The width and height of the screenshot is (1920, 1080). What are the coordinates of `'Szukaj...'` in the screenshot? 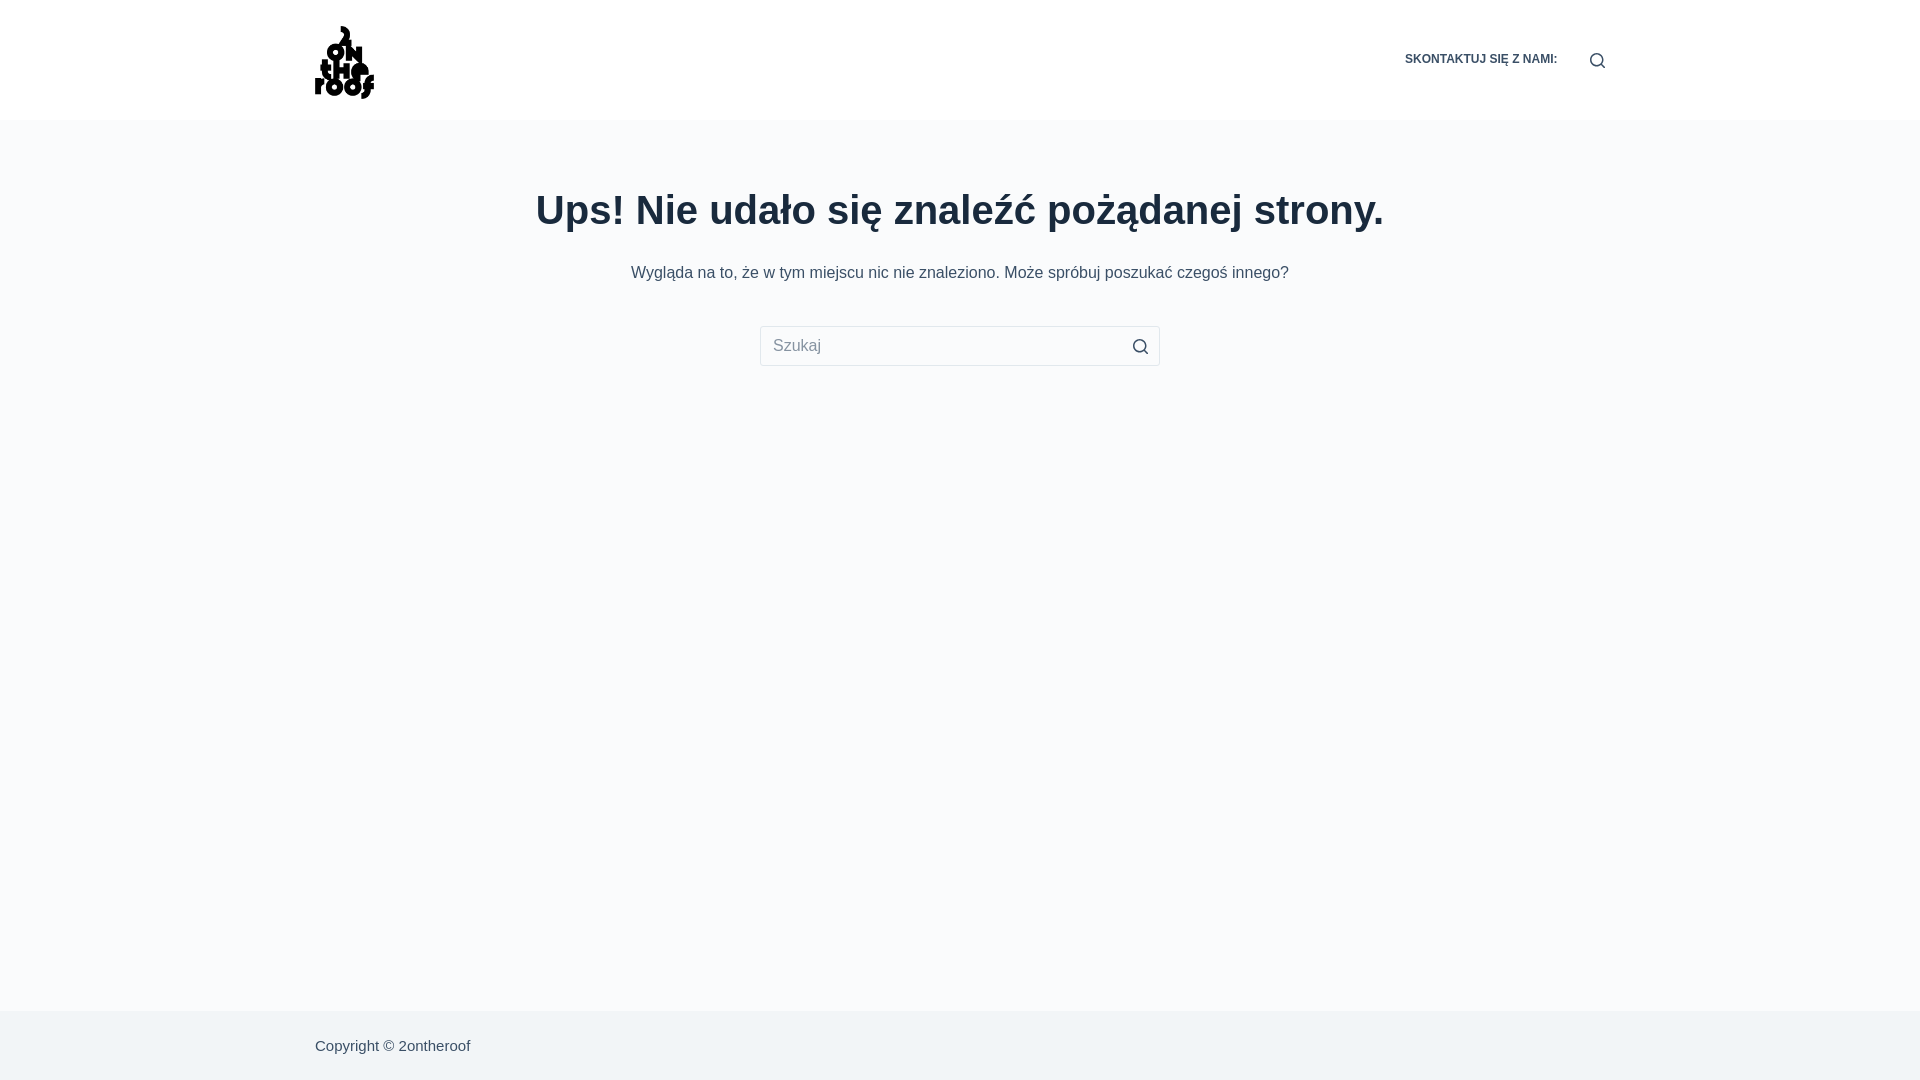 It's located at (960, 345).